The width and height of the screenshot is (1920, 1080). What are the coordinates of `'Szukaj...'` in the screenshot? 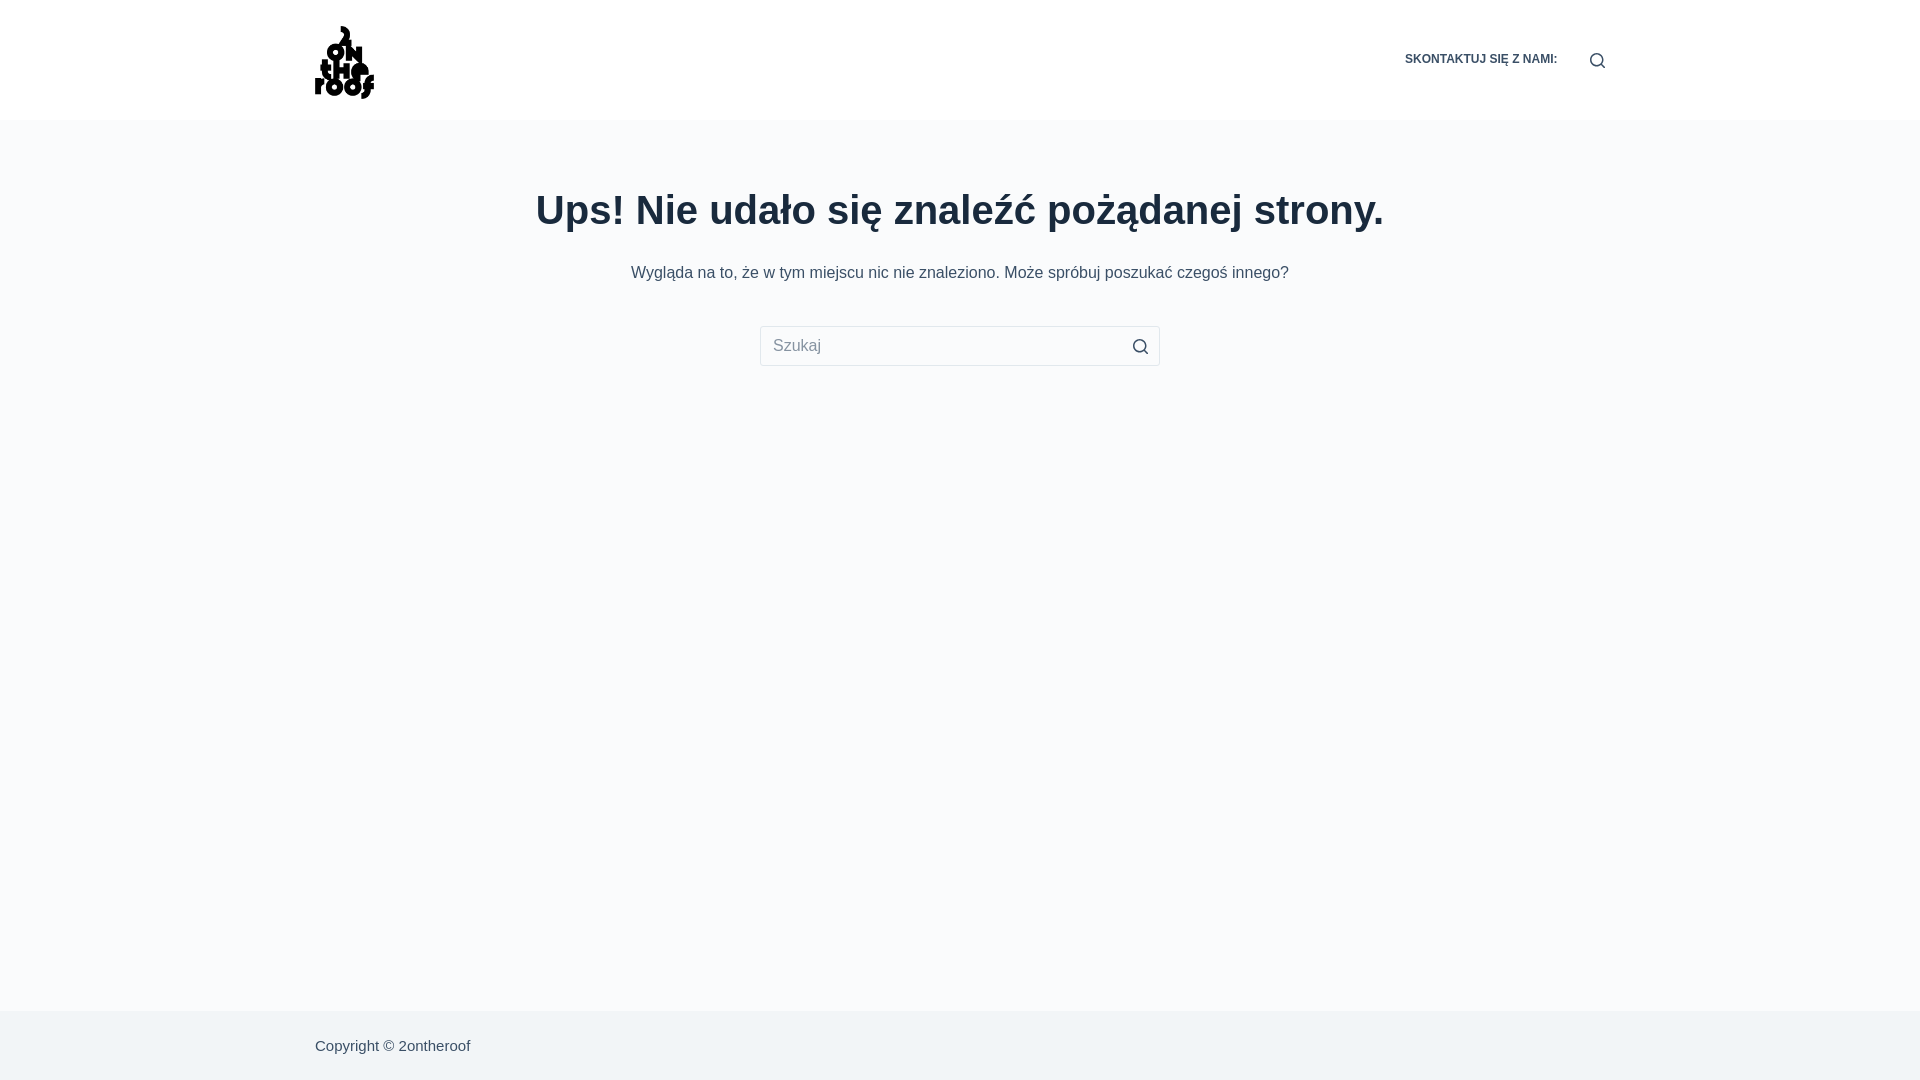 It's located at (960, 345).